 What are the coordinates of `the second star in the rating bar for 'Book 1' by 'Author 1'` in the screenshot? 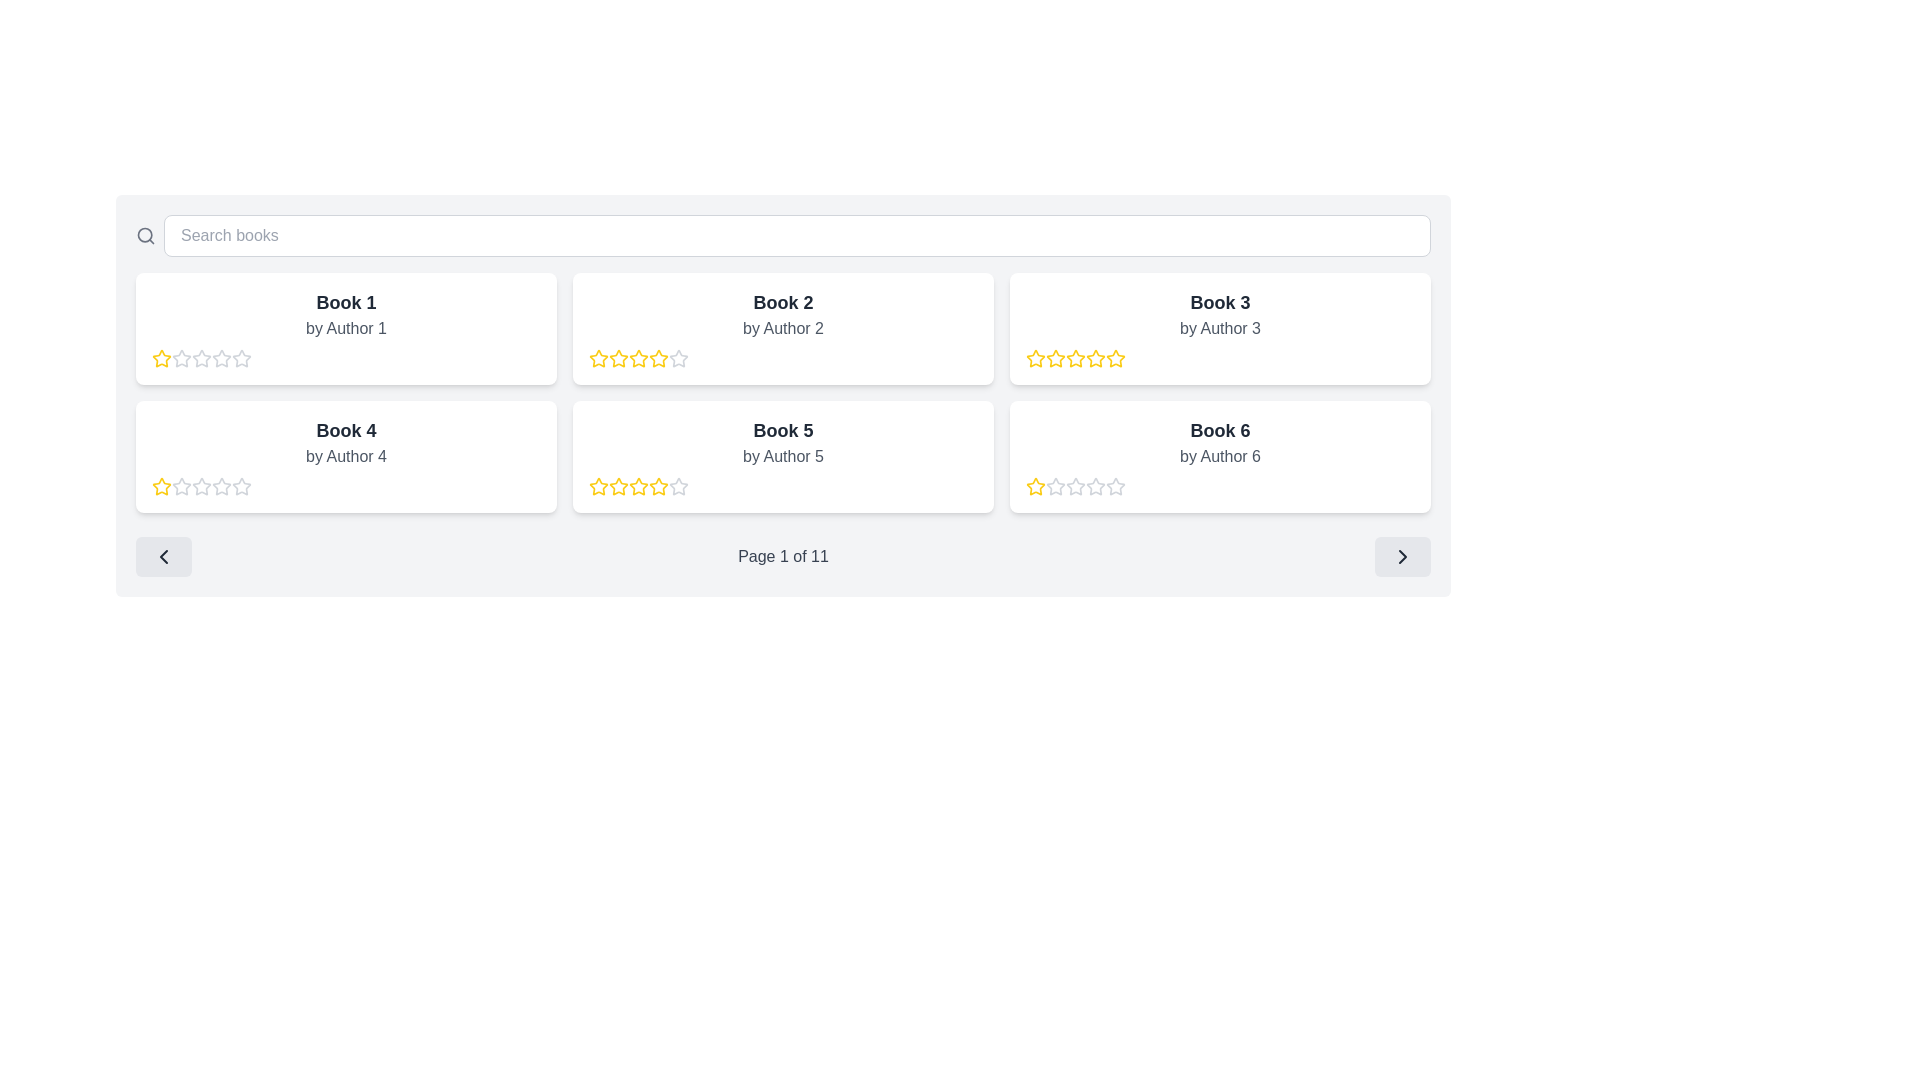 It's located at (201, 357).